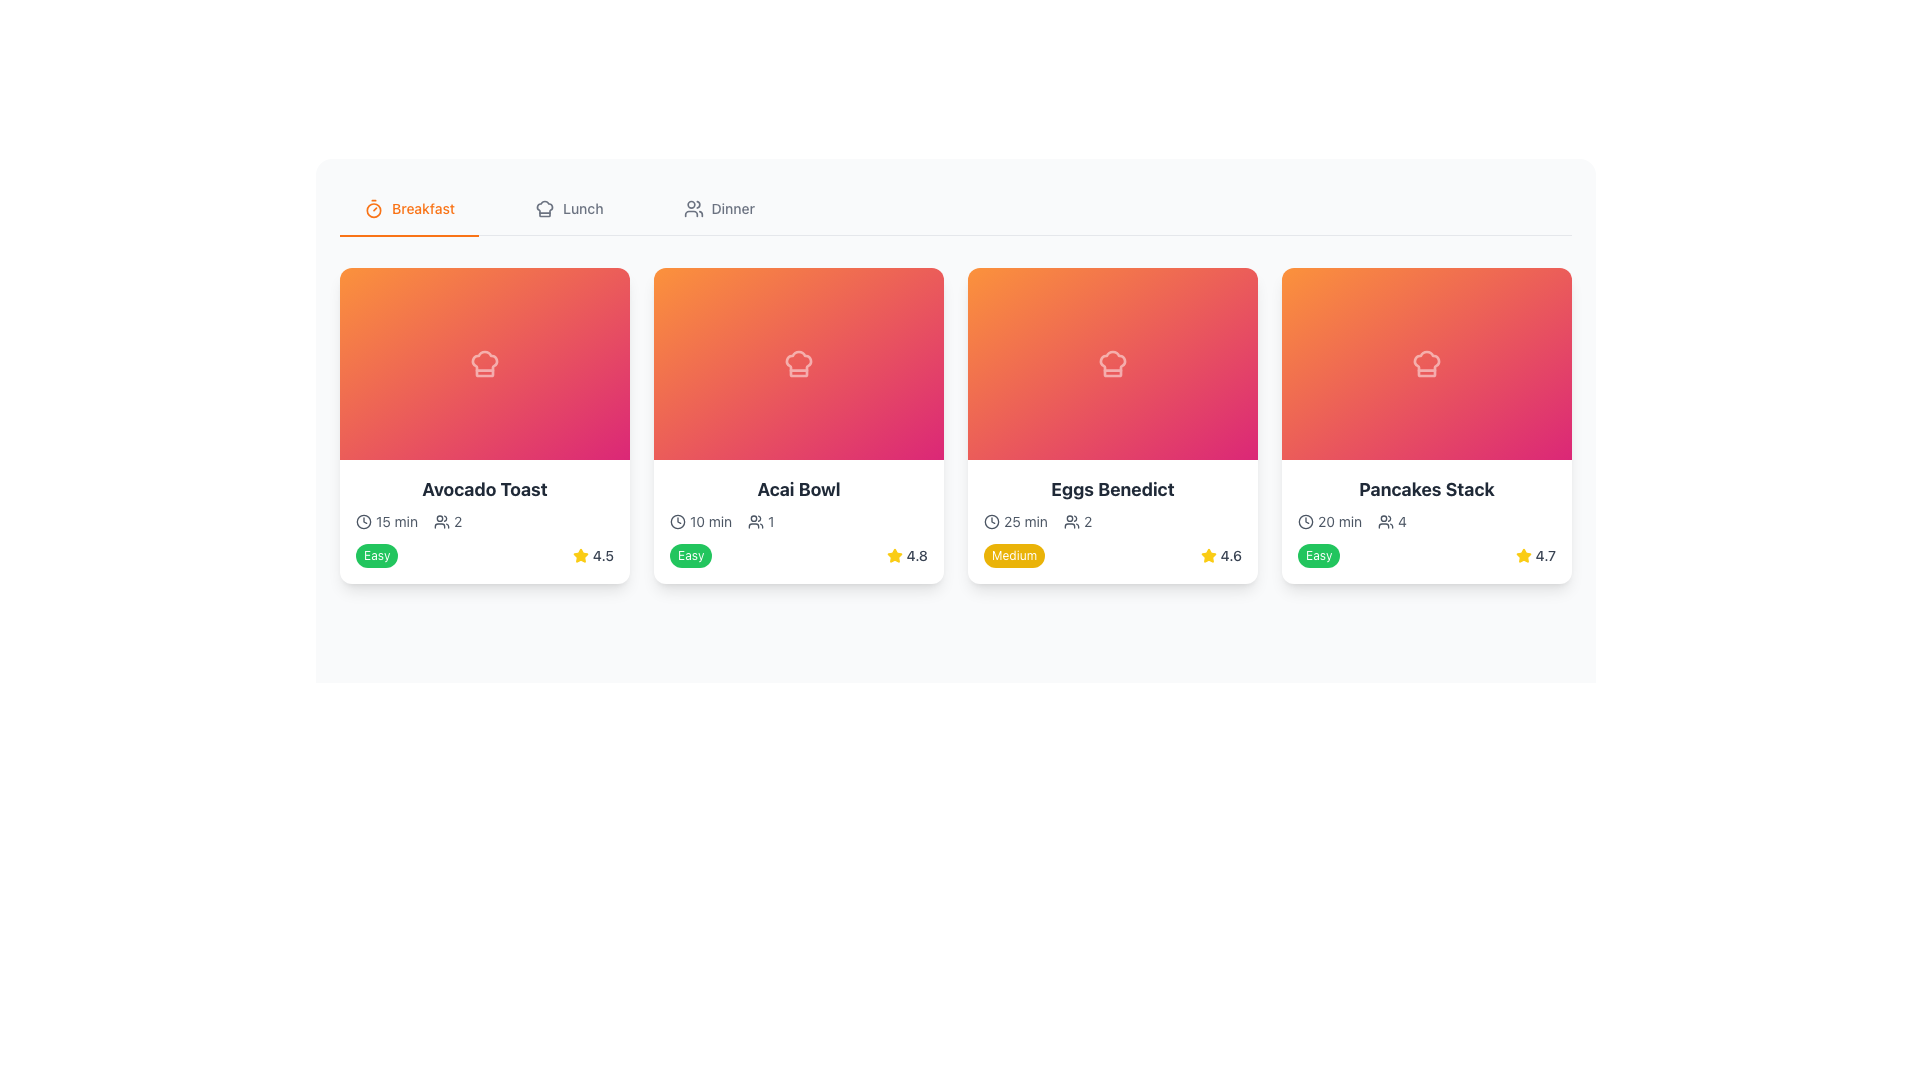 The image size is (1920, 1080). Describe the element at coordinates (1425, 489) in the screenshot. I see `the title text element for the 'Pancakes Stack' recipe located at the top center of the fourth card in the grid layout` at that location.